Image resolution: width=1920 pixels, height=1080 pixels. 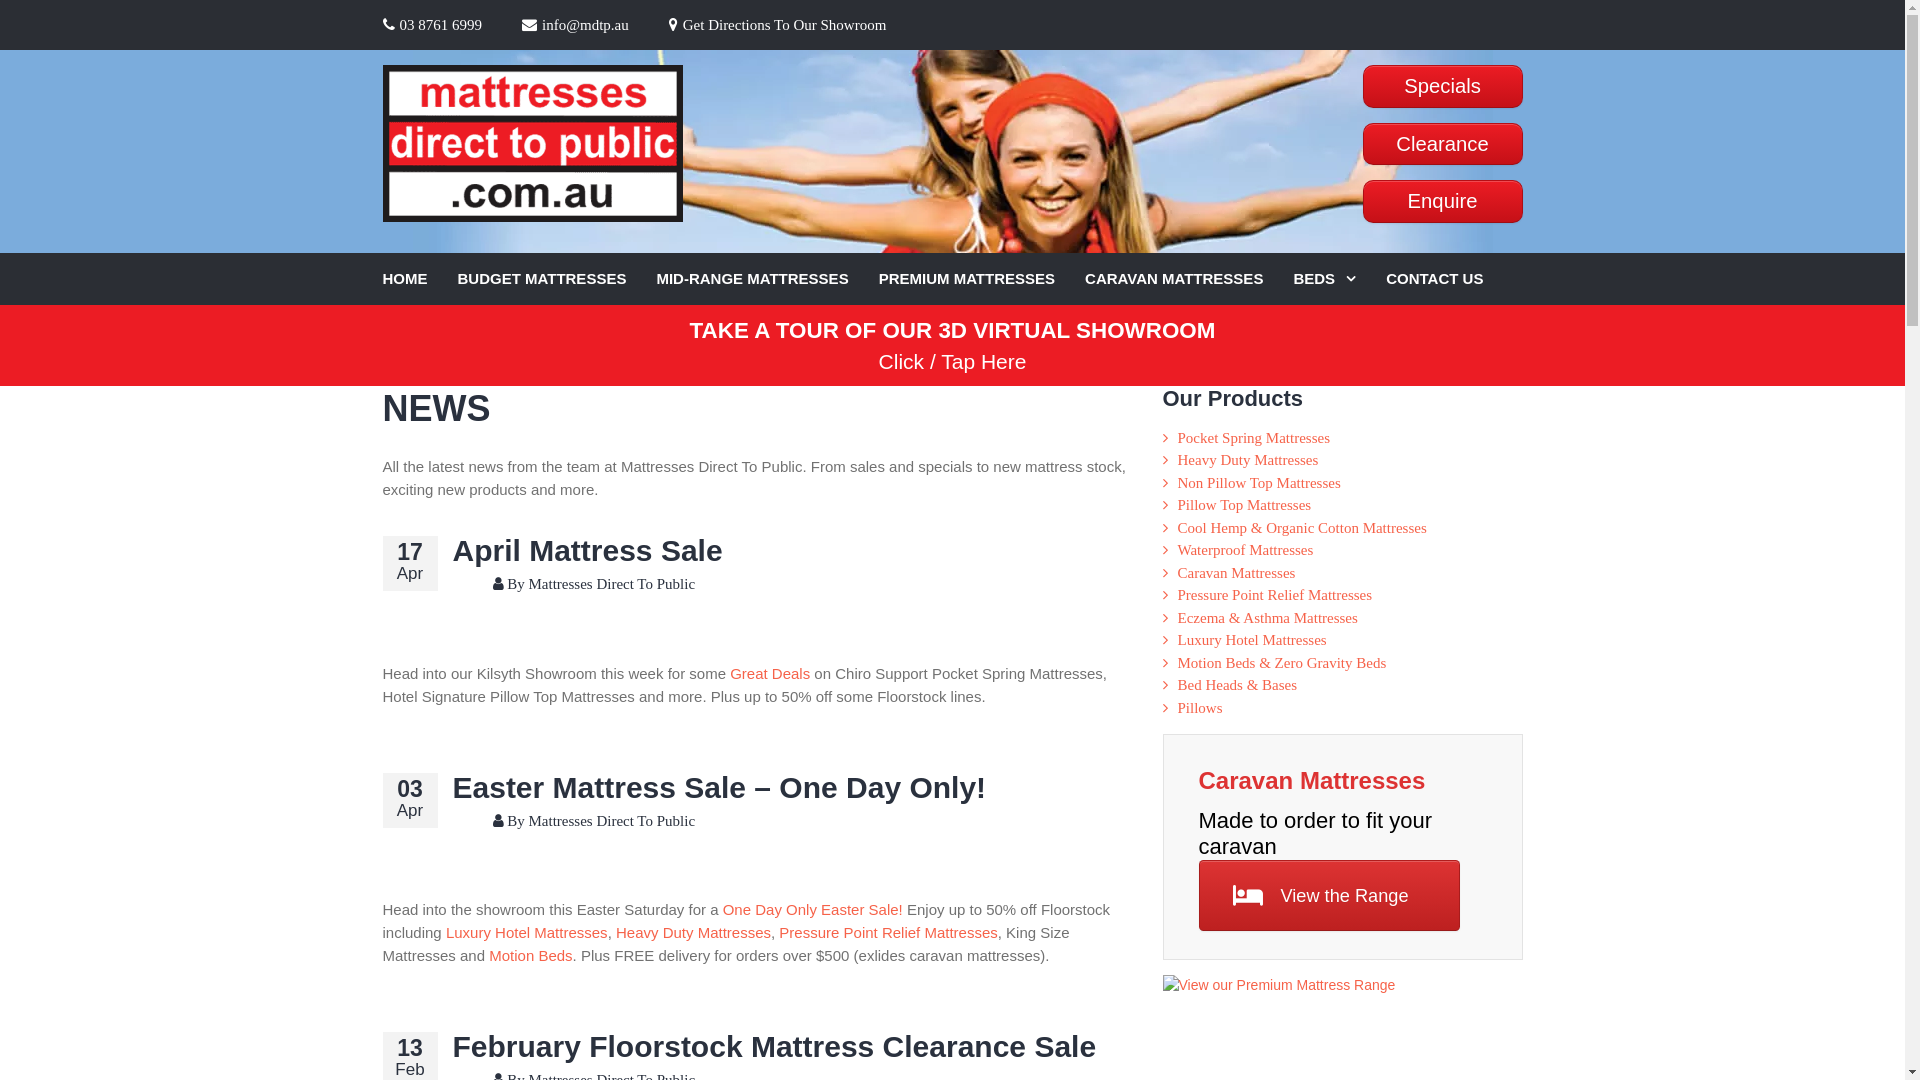 What do you see at coordinates (1361, 85) in the screenshot?
I see `'Specials'` at bounding box center [1361, 85].